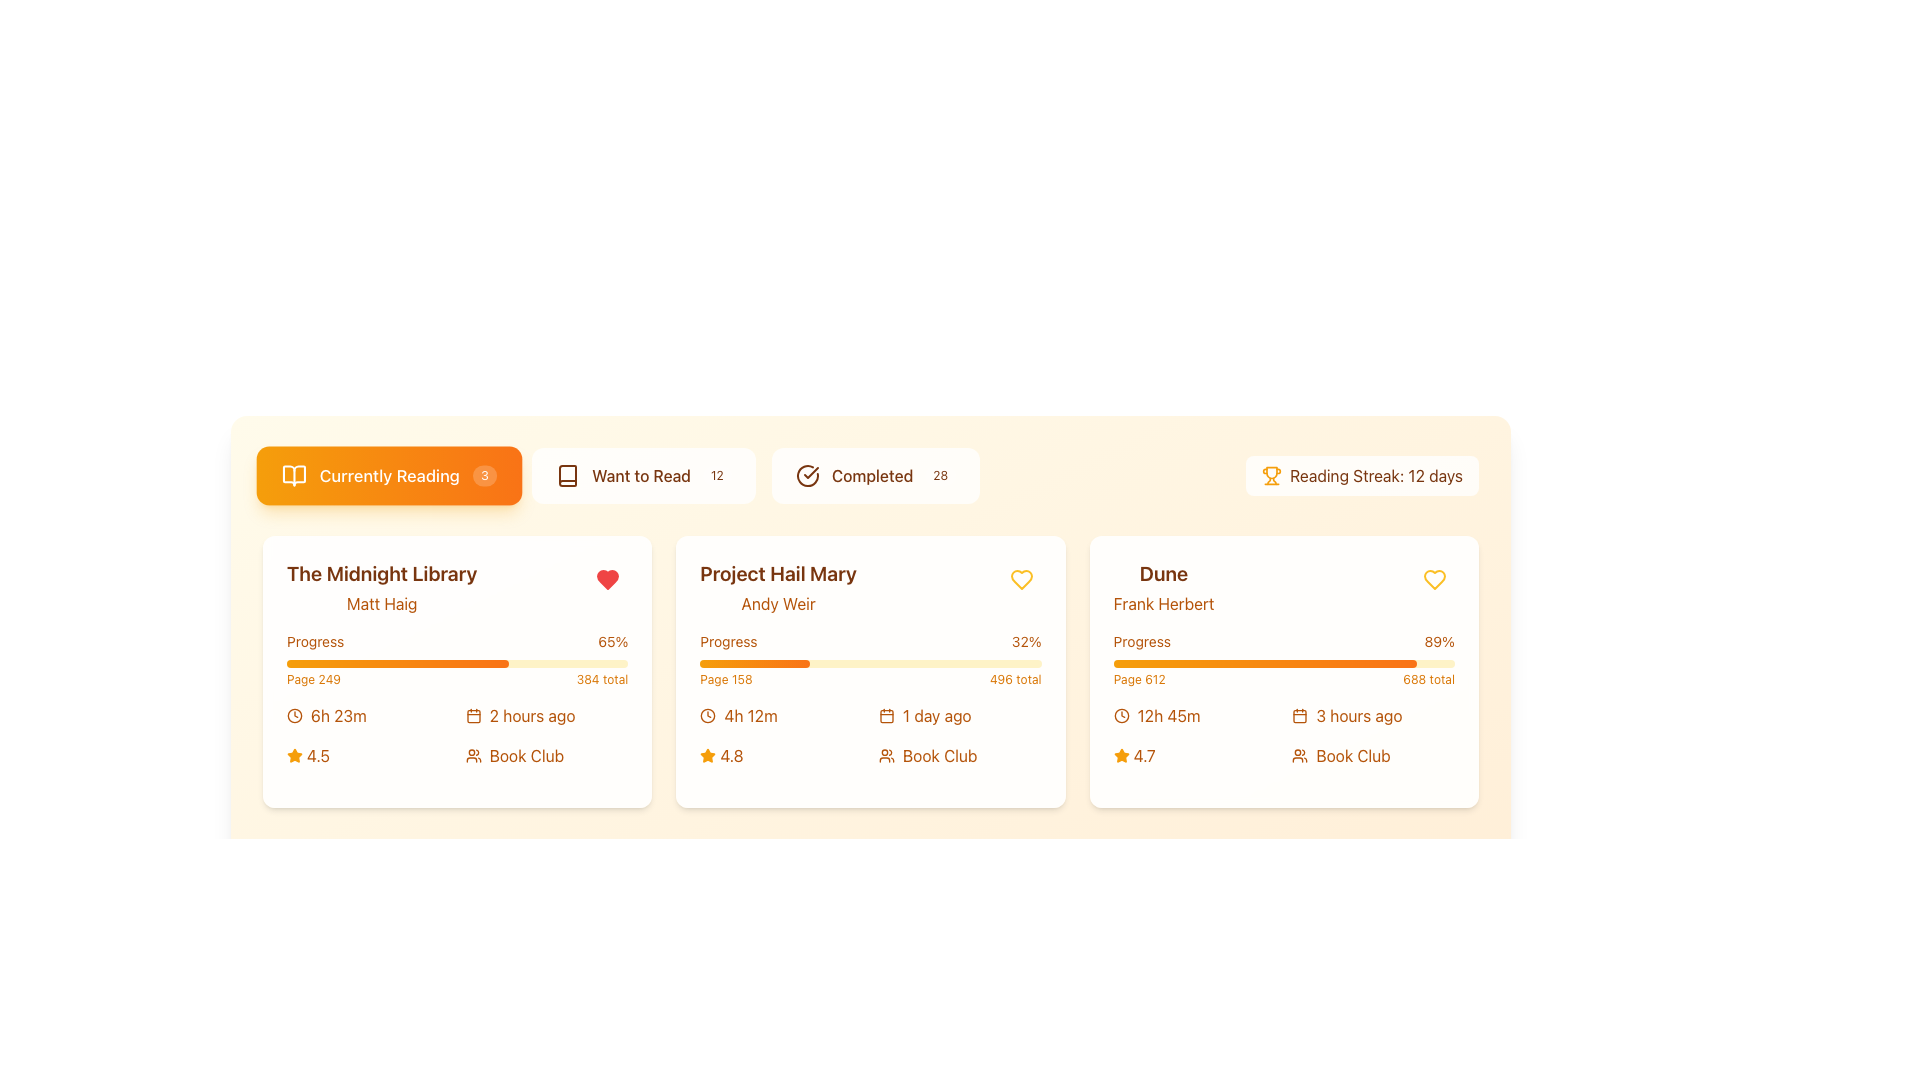  What do you see at coordinates (1264, 663) in the screenshot?
I see `the progress bar styled with a gradient from amber to orange, which is filled to approximately 89% of its width, located in the 'Progress' section of the card associated with the book 'Dune' by Frank Herbert` at bounding box center [1264, 663].